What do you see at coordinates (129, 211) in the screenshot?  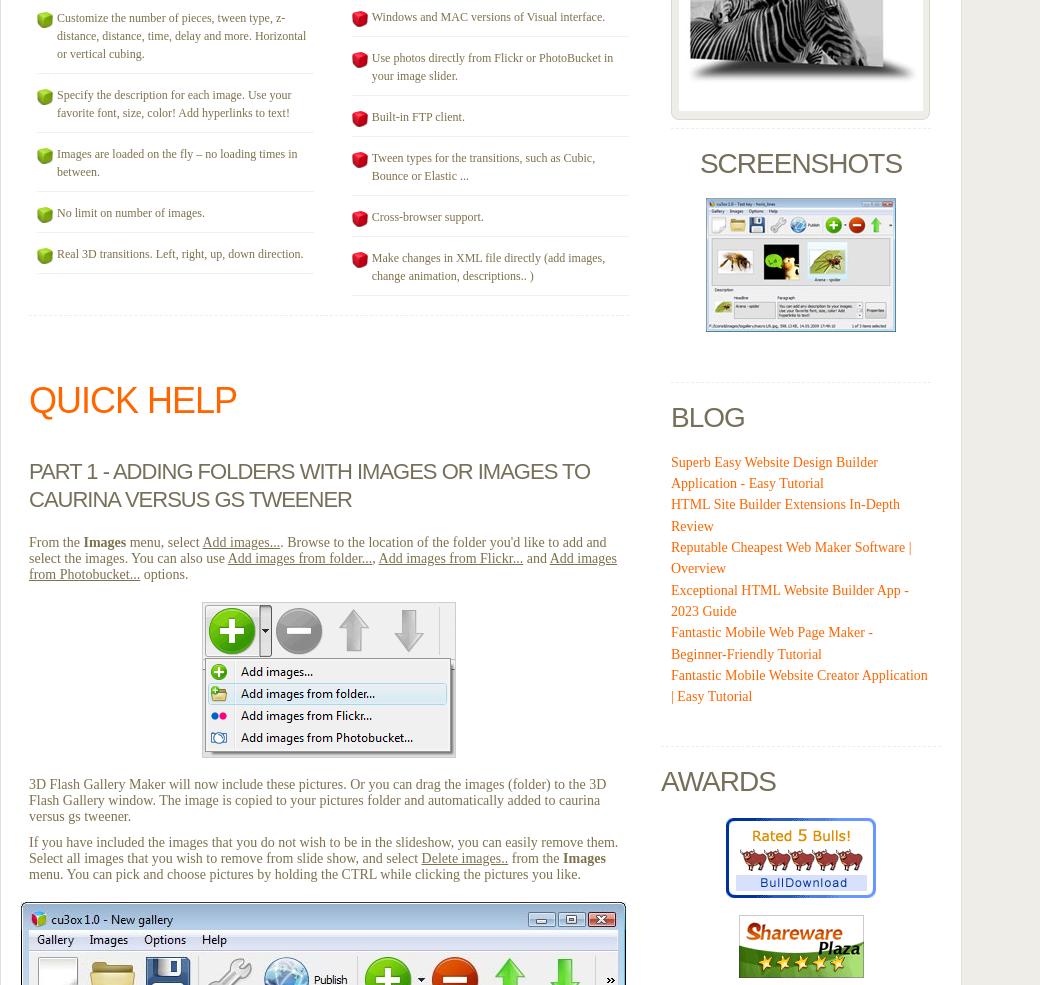 I see `'No limit on number of images.'` at bounding box center [129, 211].